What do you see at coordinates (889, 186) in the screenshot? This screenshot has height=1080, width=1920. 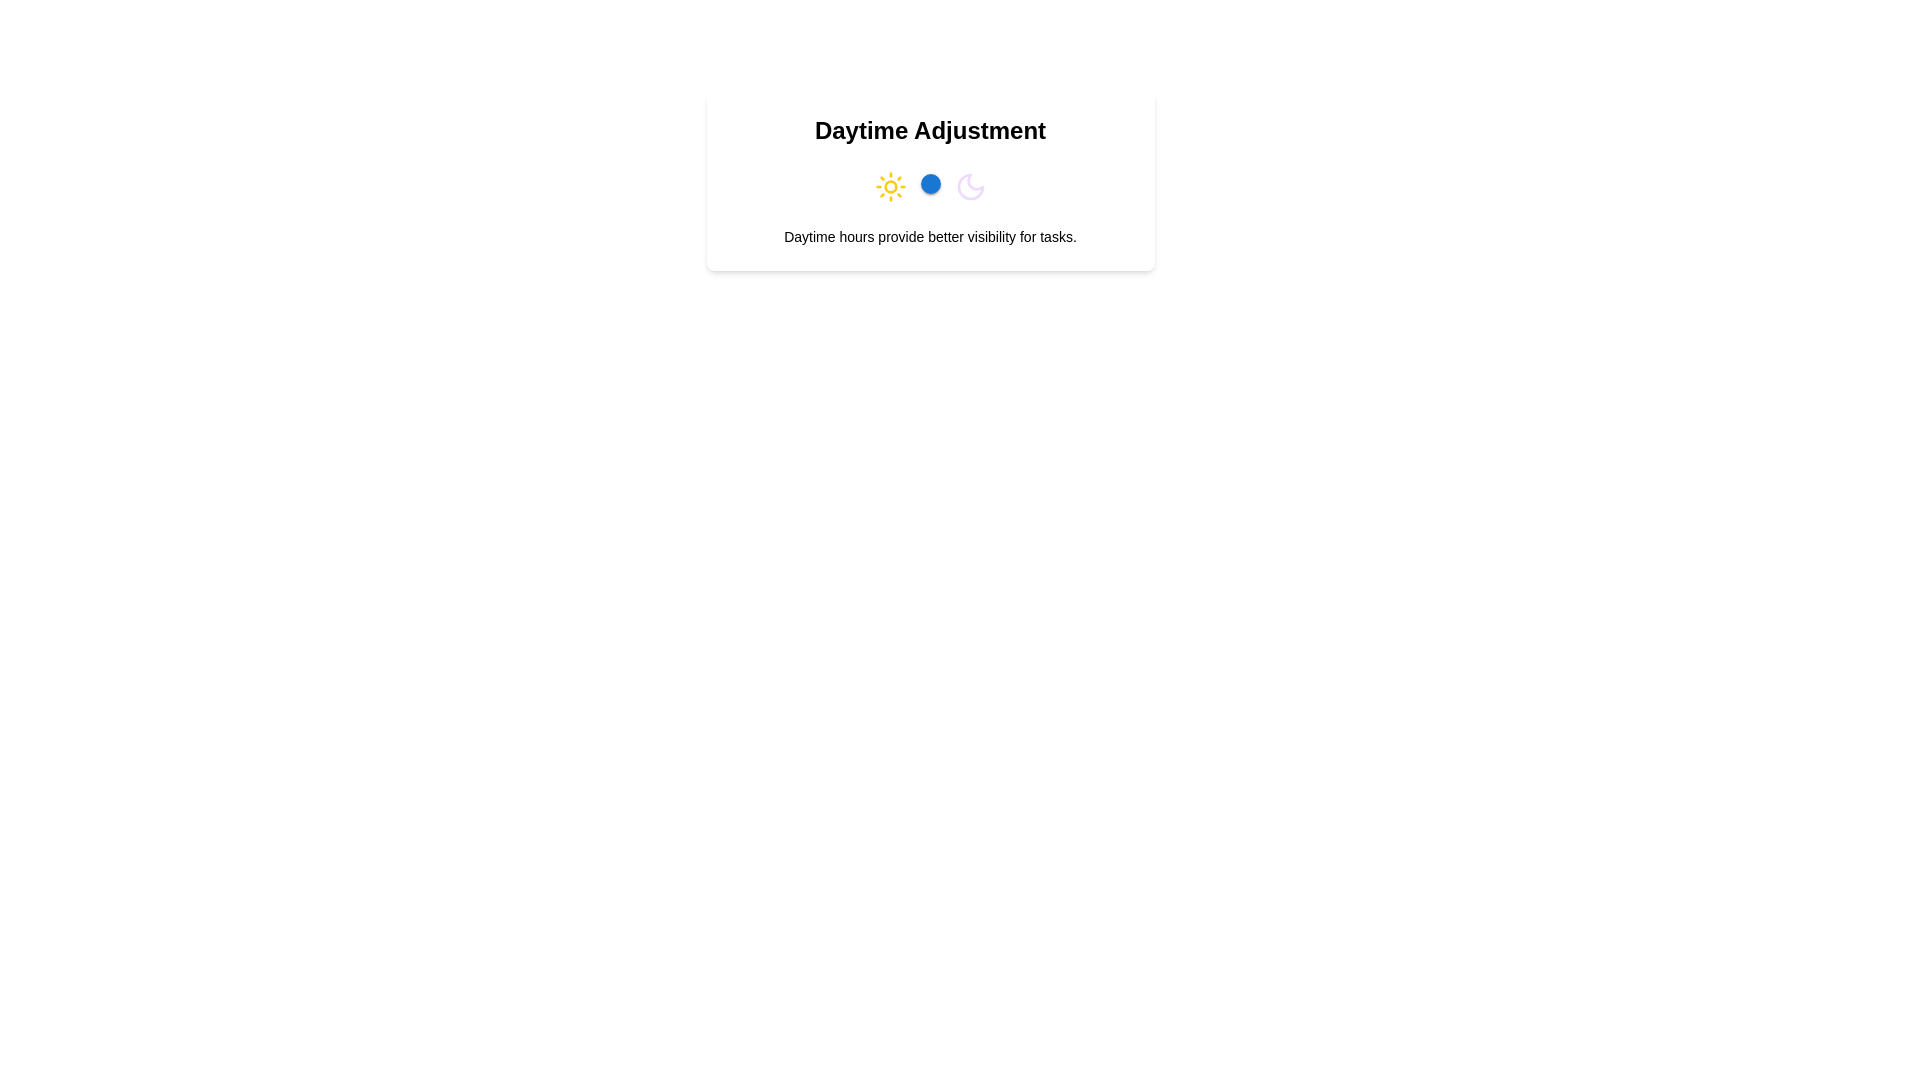 I see `the innermost decorative SVG circle of the sun-like icon located below the 'Daytime Adjustment' text` at bounding box center [889, 186].